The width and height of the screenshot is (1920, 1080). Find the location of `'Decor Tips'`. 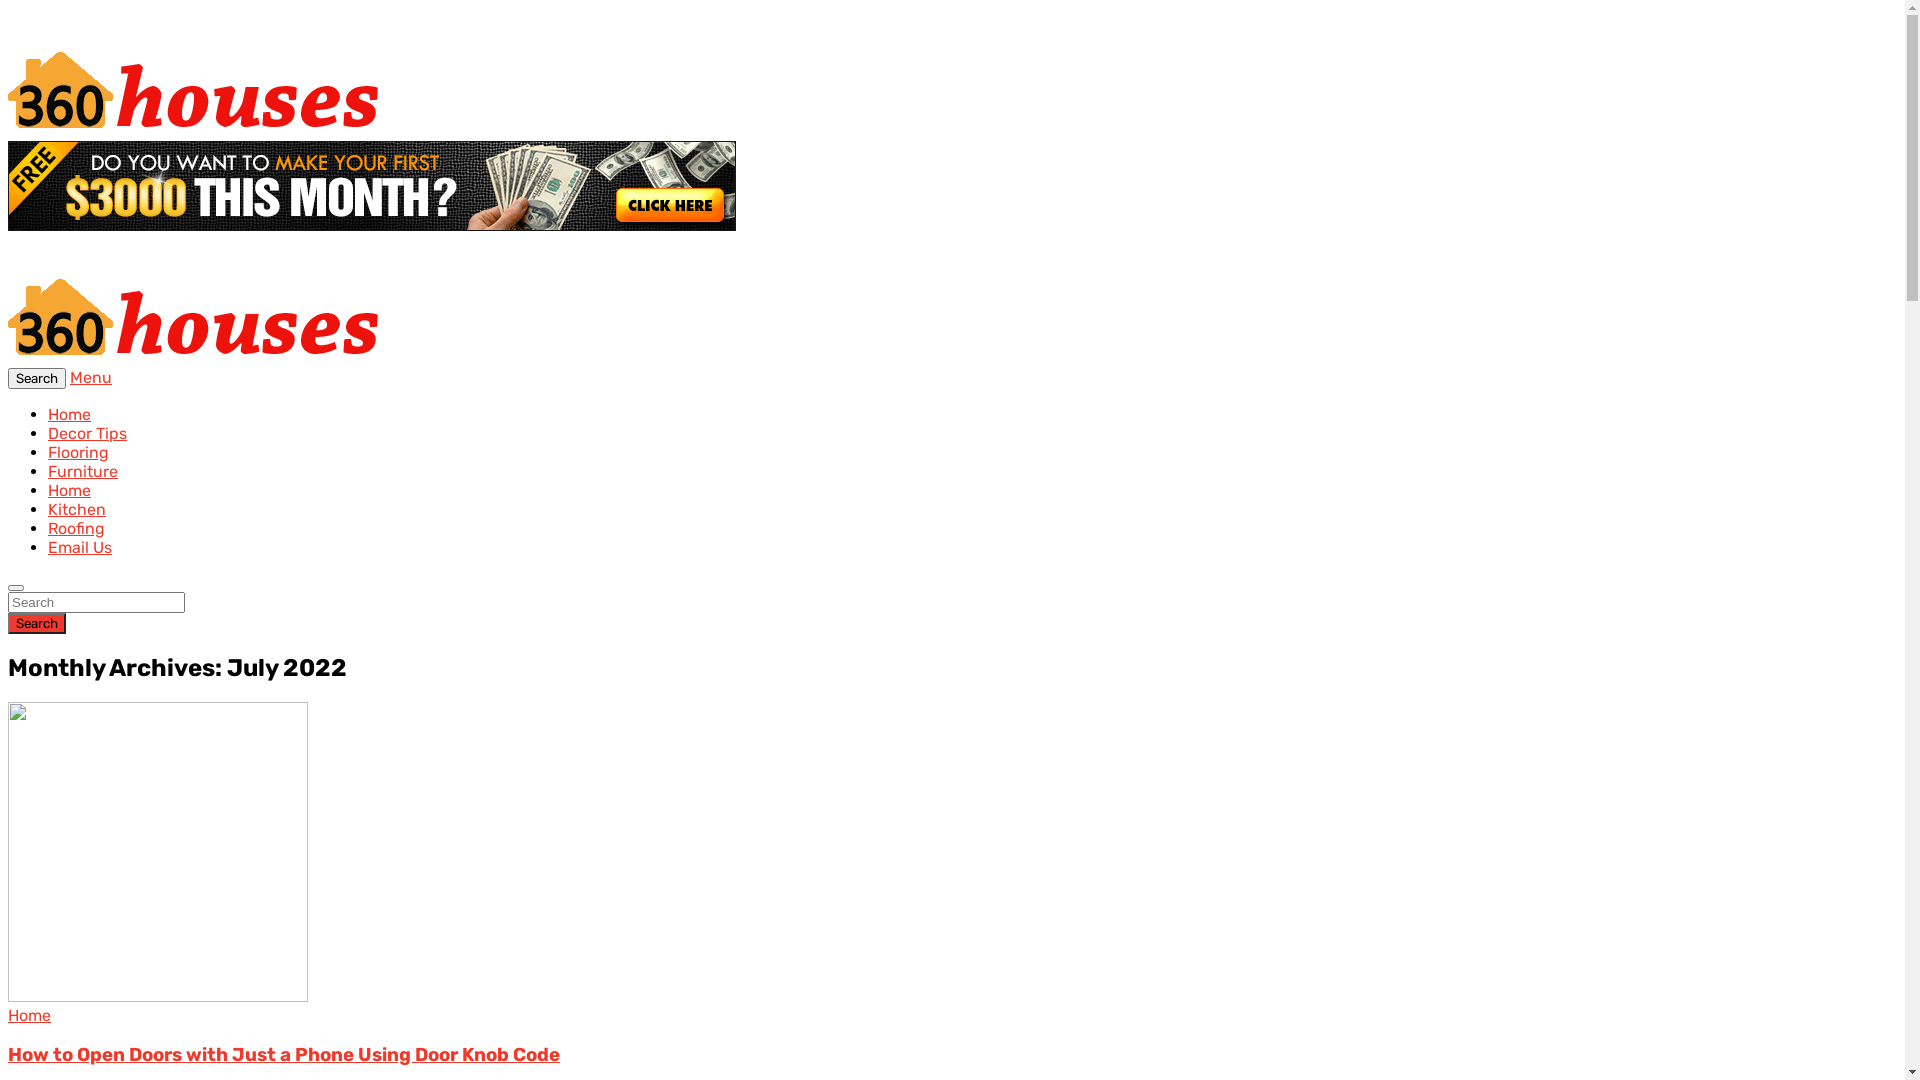

'Decor Tips' is located at coordinates (86, 432).